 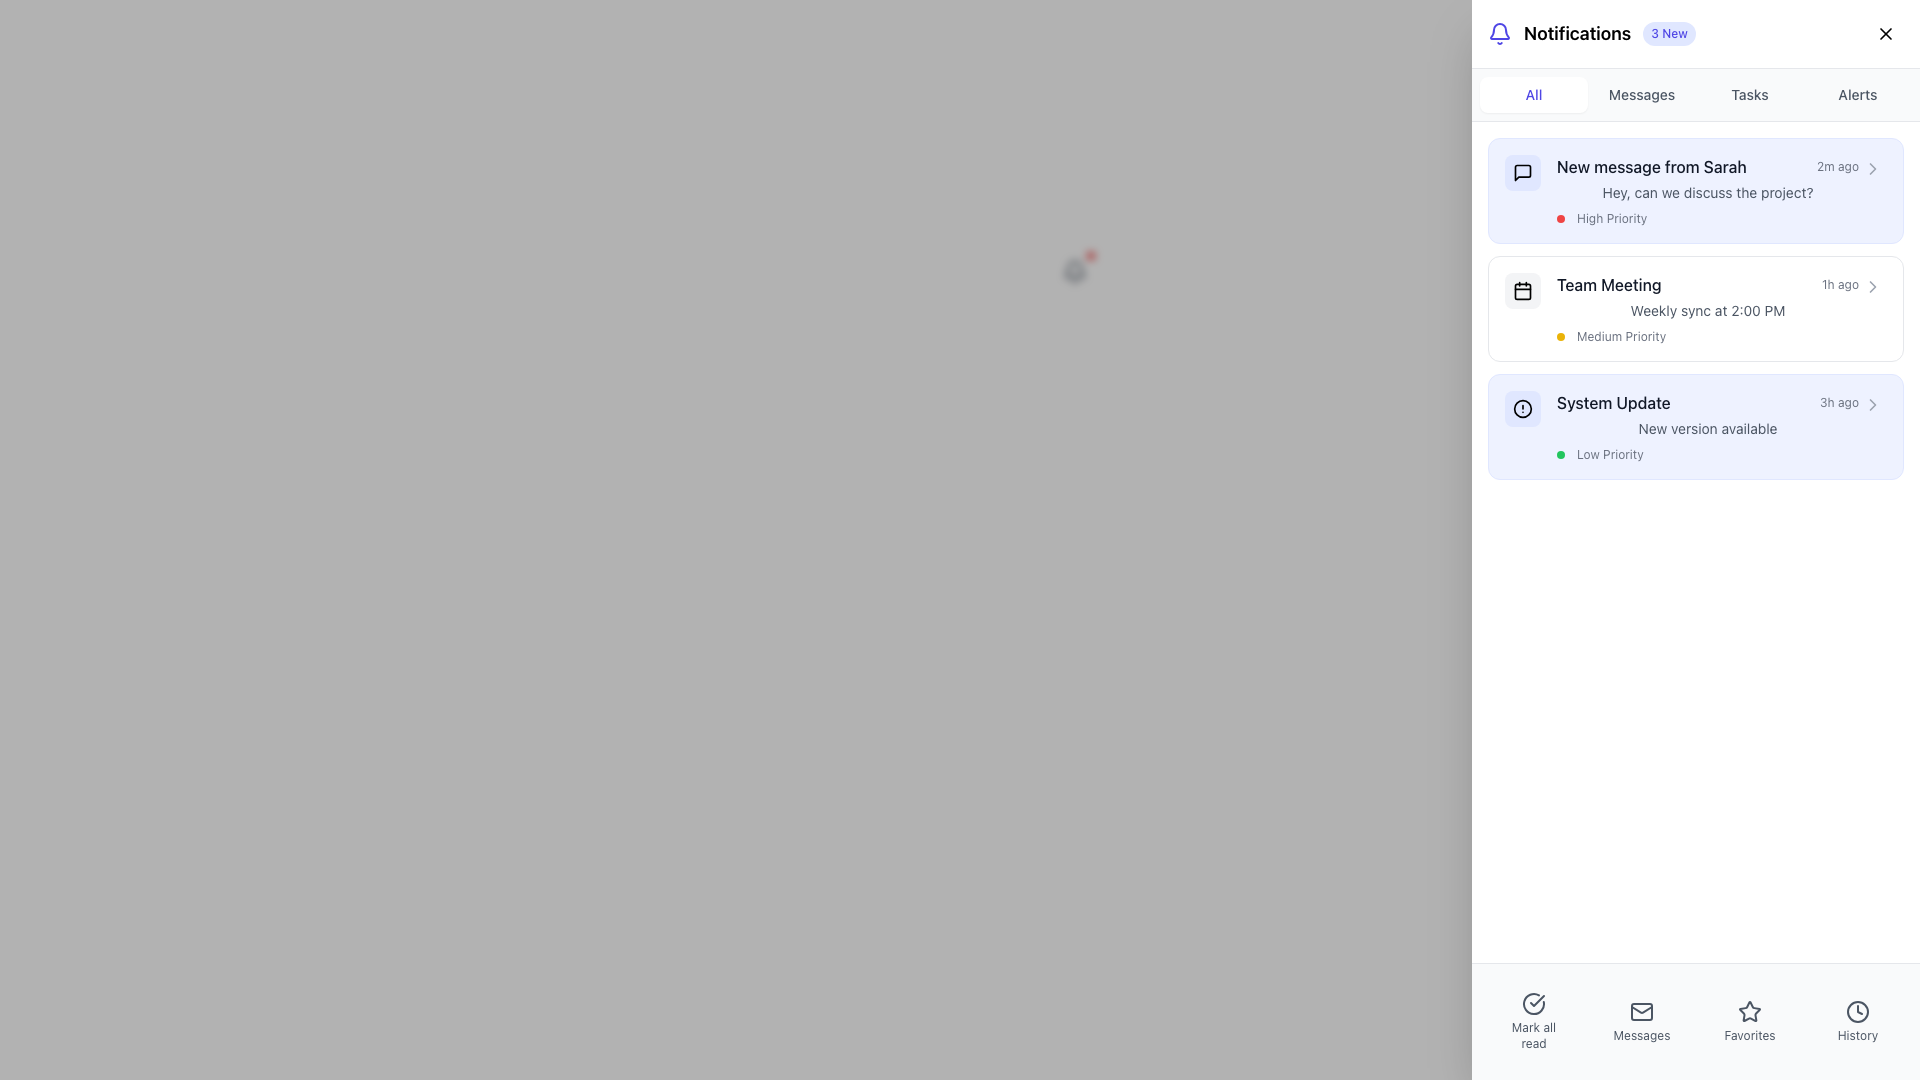 What do you see at coordinates (1749, 1011) in the screenshot?
I see `the star-shaped icon button in the interactive menu system` at bounding box center [1749, 1011].